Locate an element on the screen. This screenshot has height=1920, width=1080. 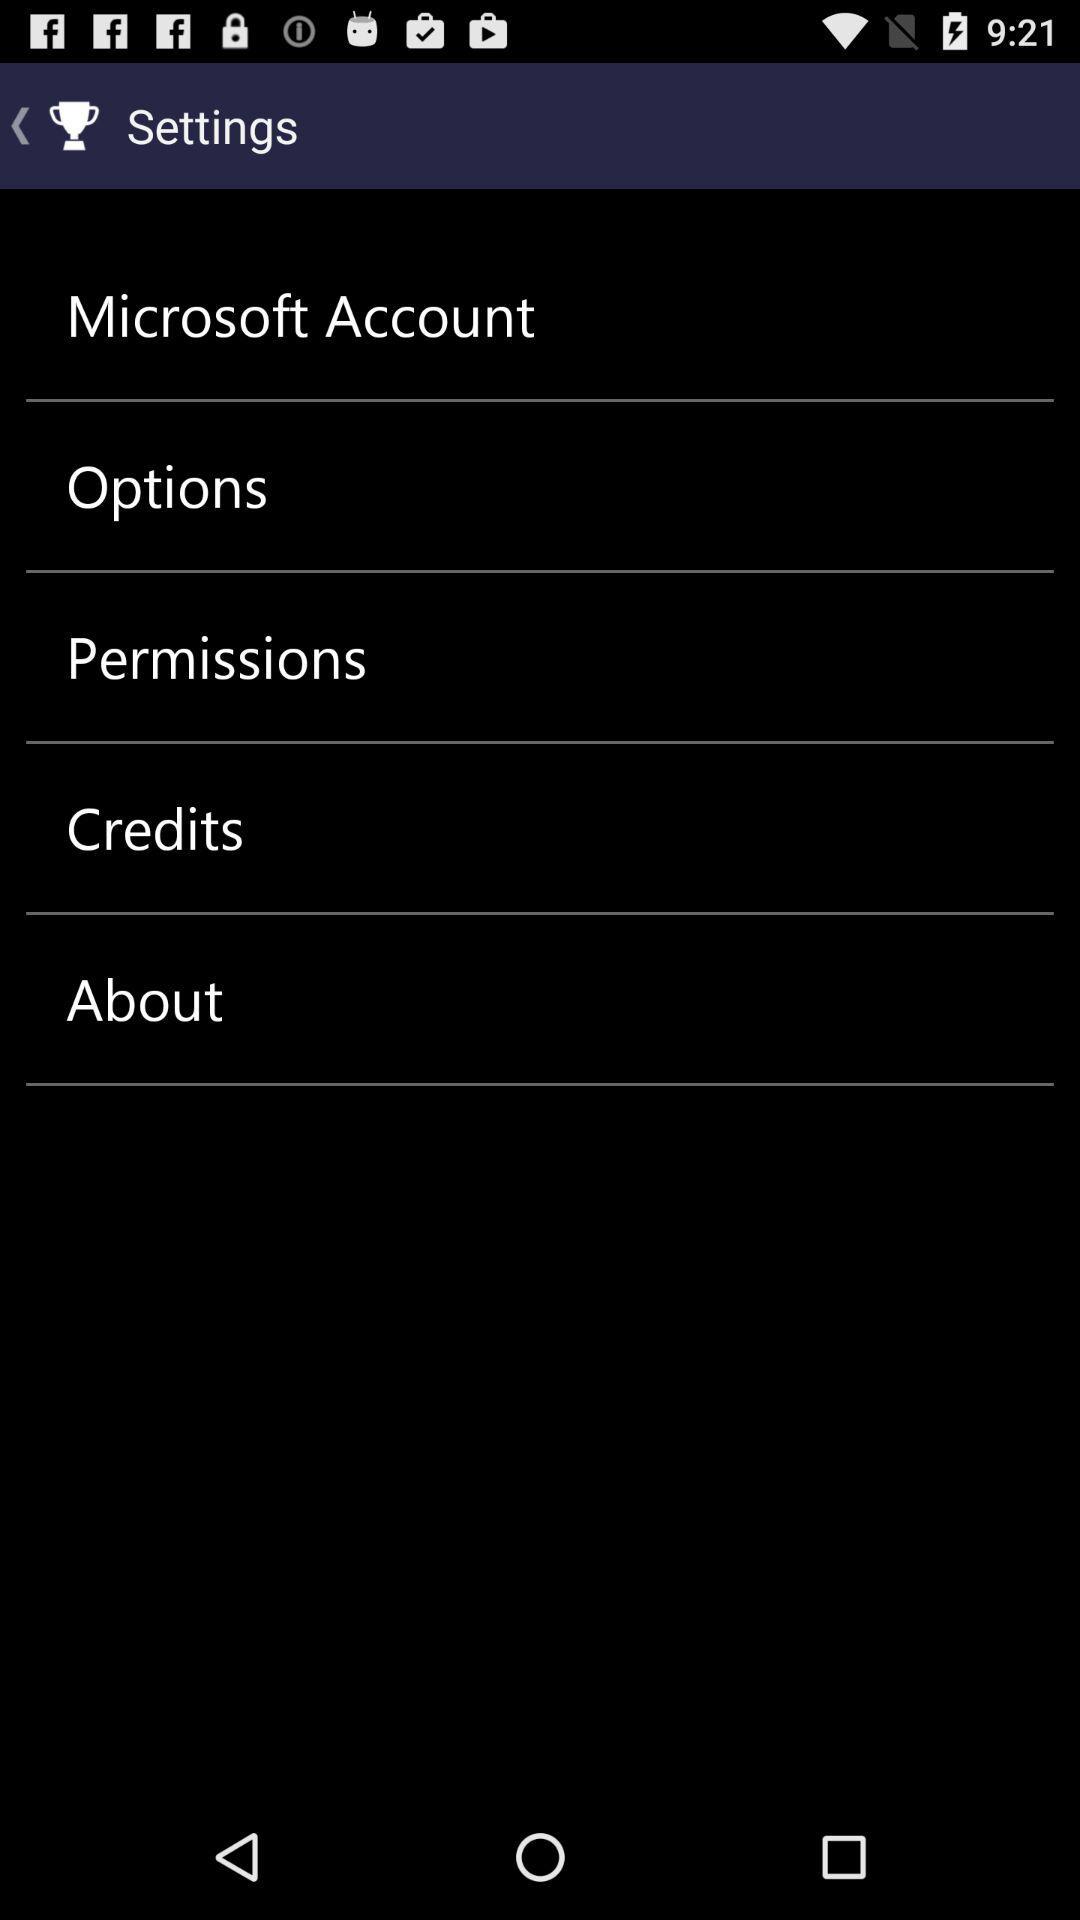
icon above credits item is located at coordinates (216, 657).